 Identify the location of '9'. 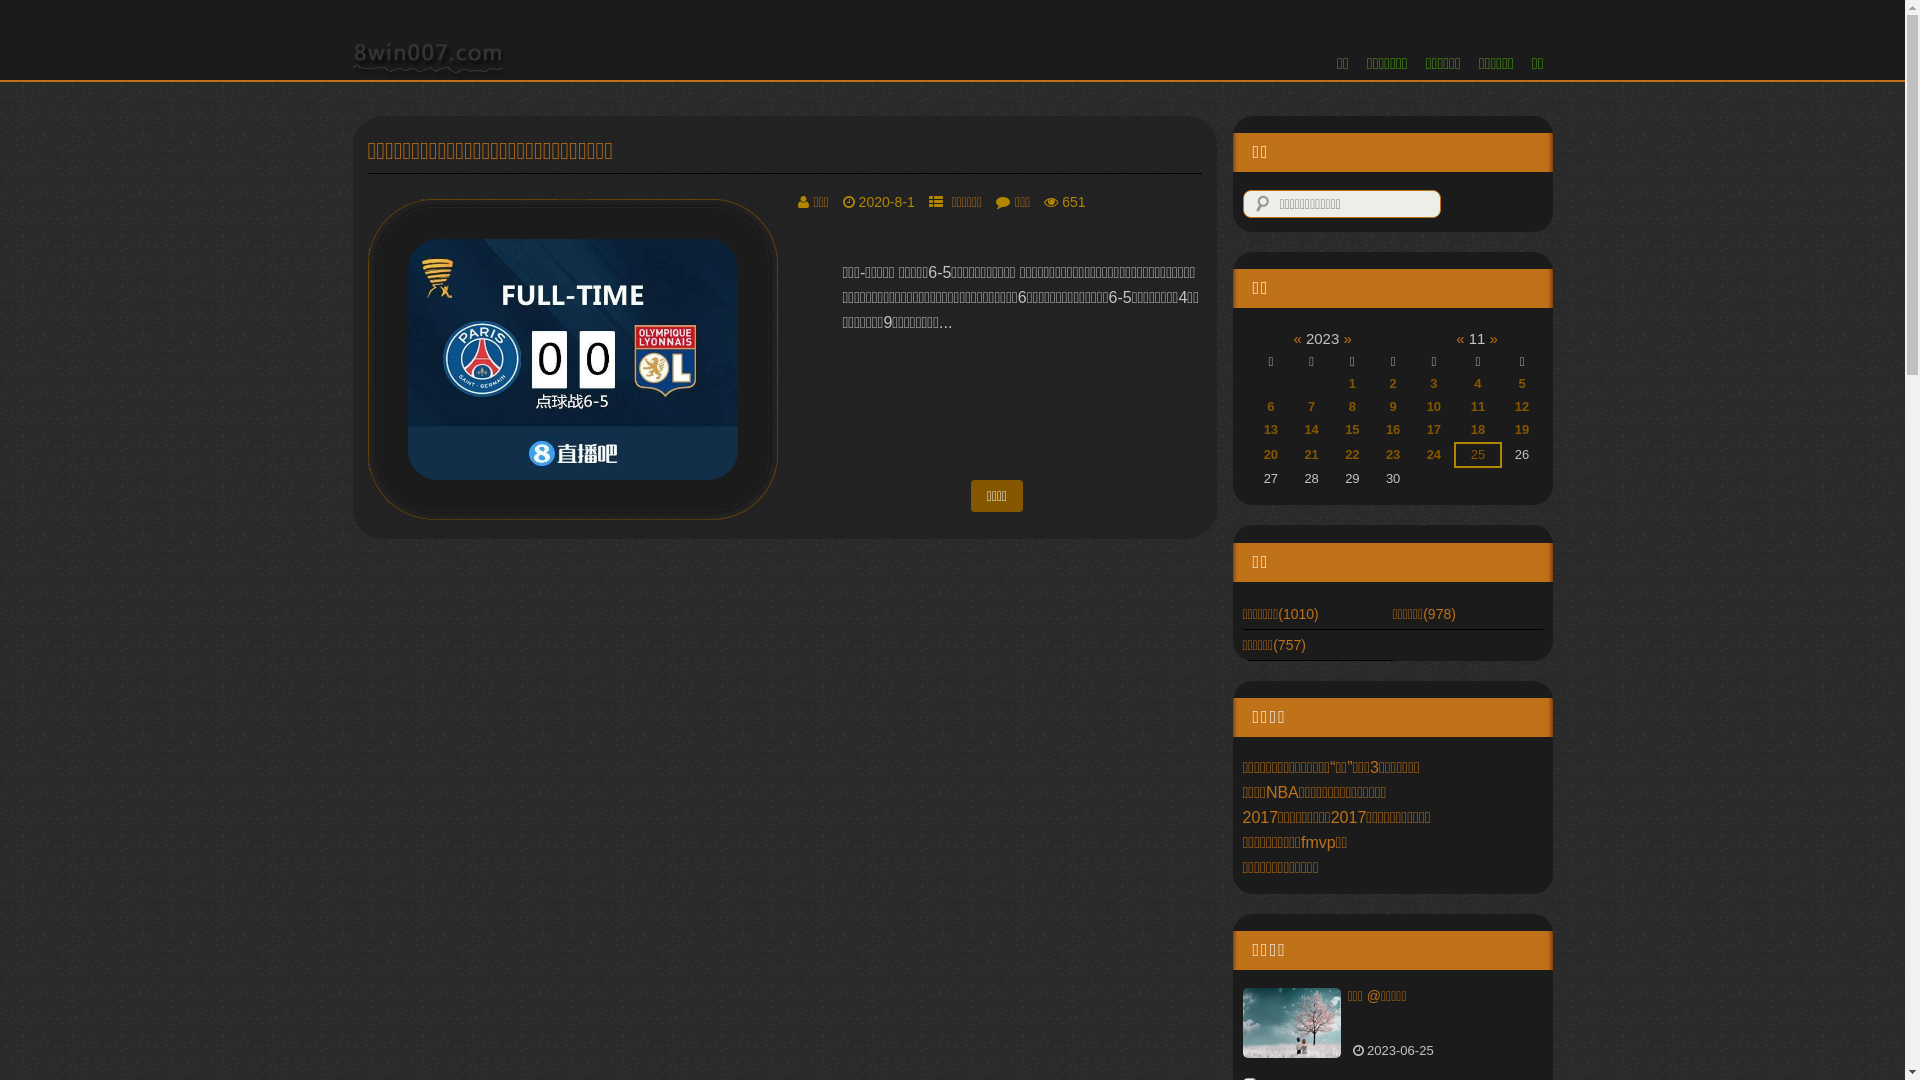
(1392, 405).